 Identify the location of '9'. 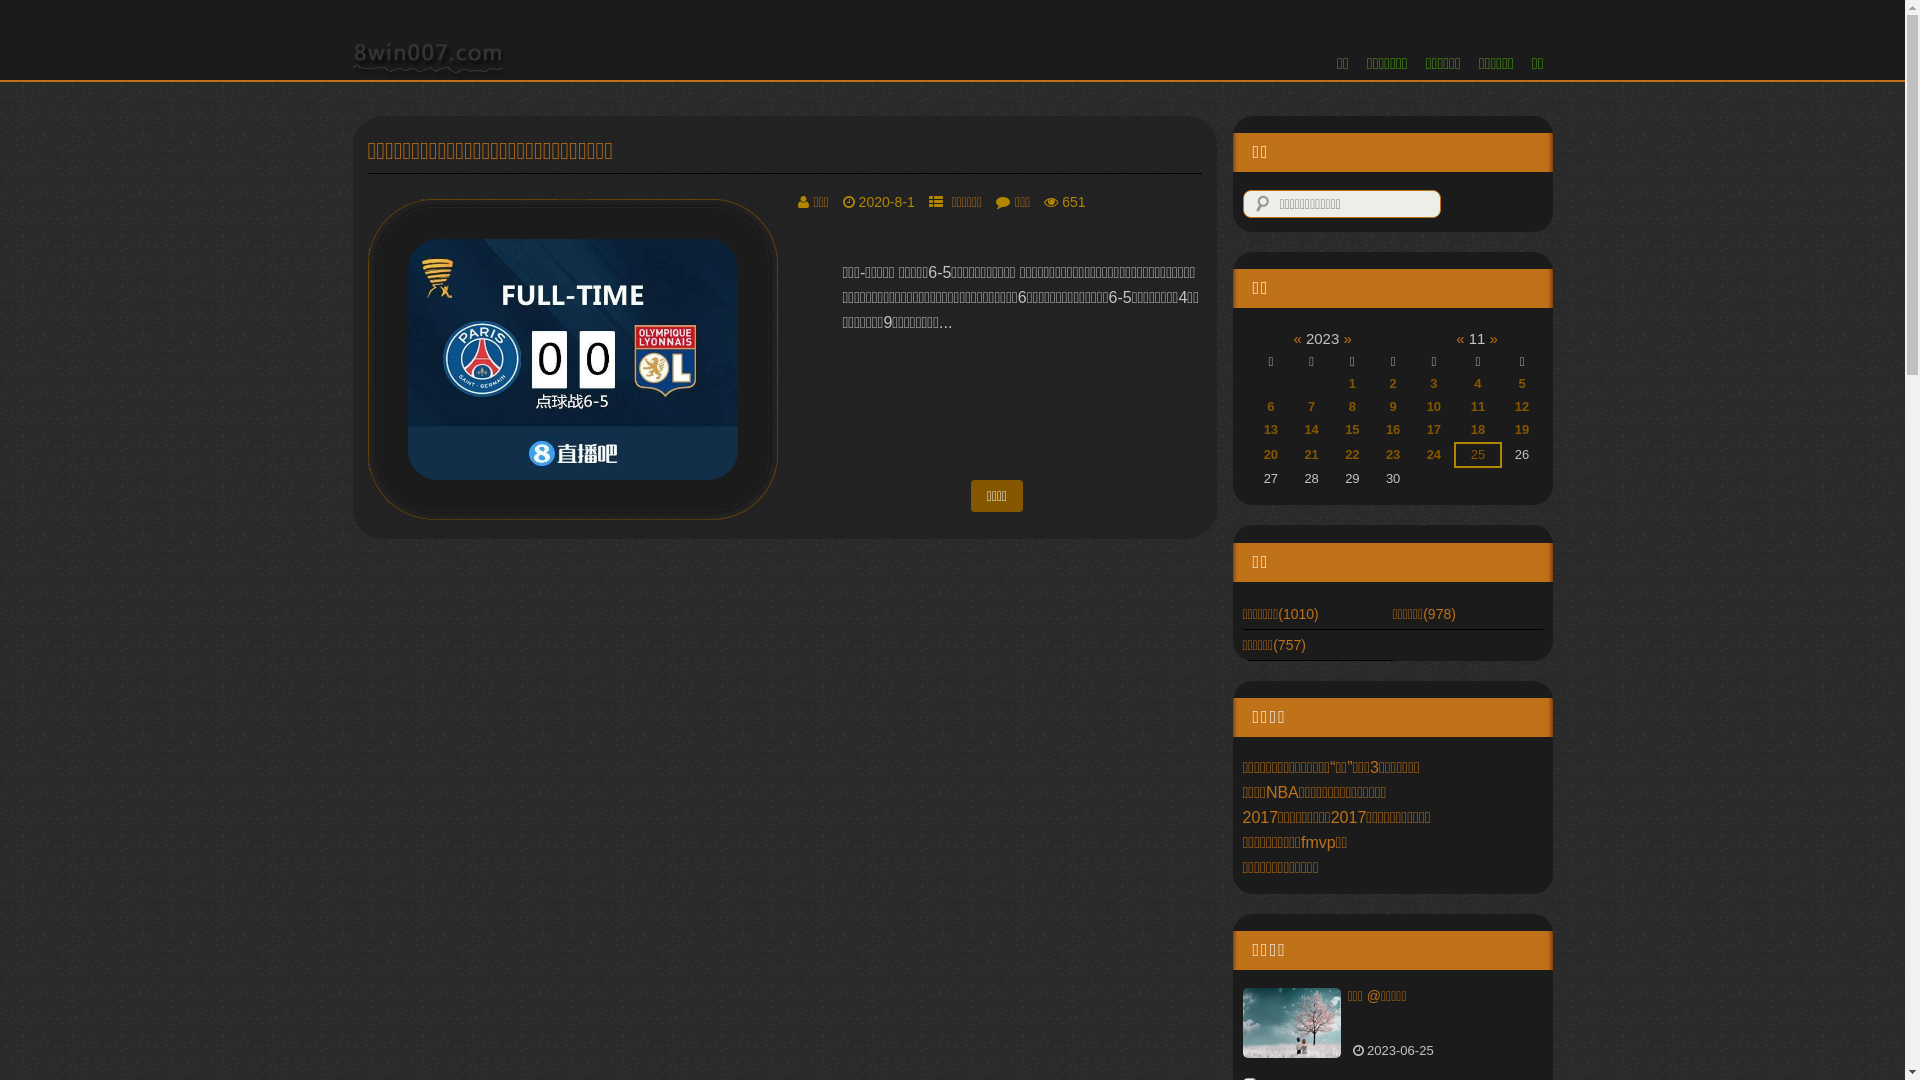
(1392, 405).